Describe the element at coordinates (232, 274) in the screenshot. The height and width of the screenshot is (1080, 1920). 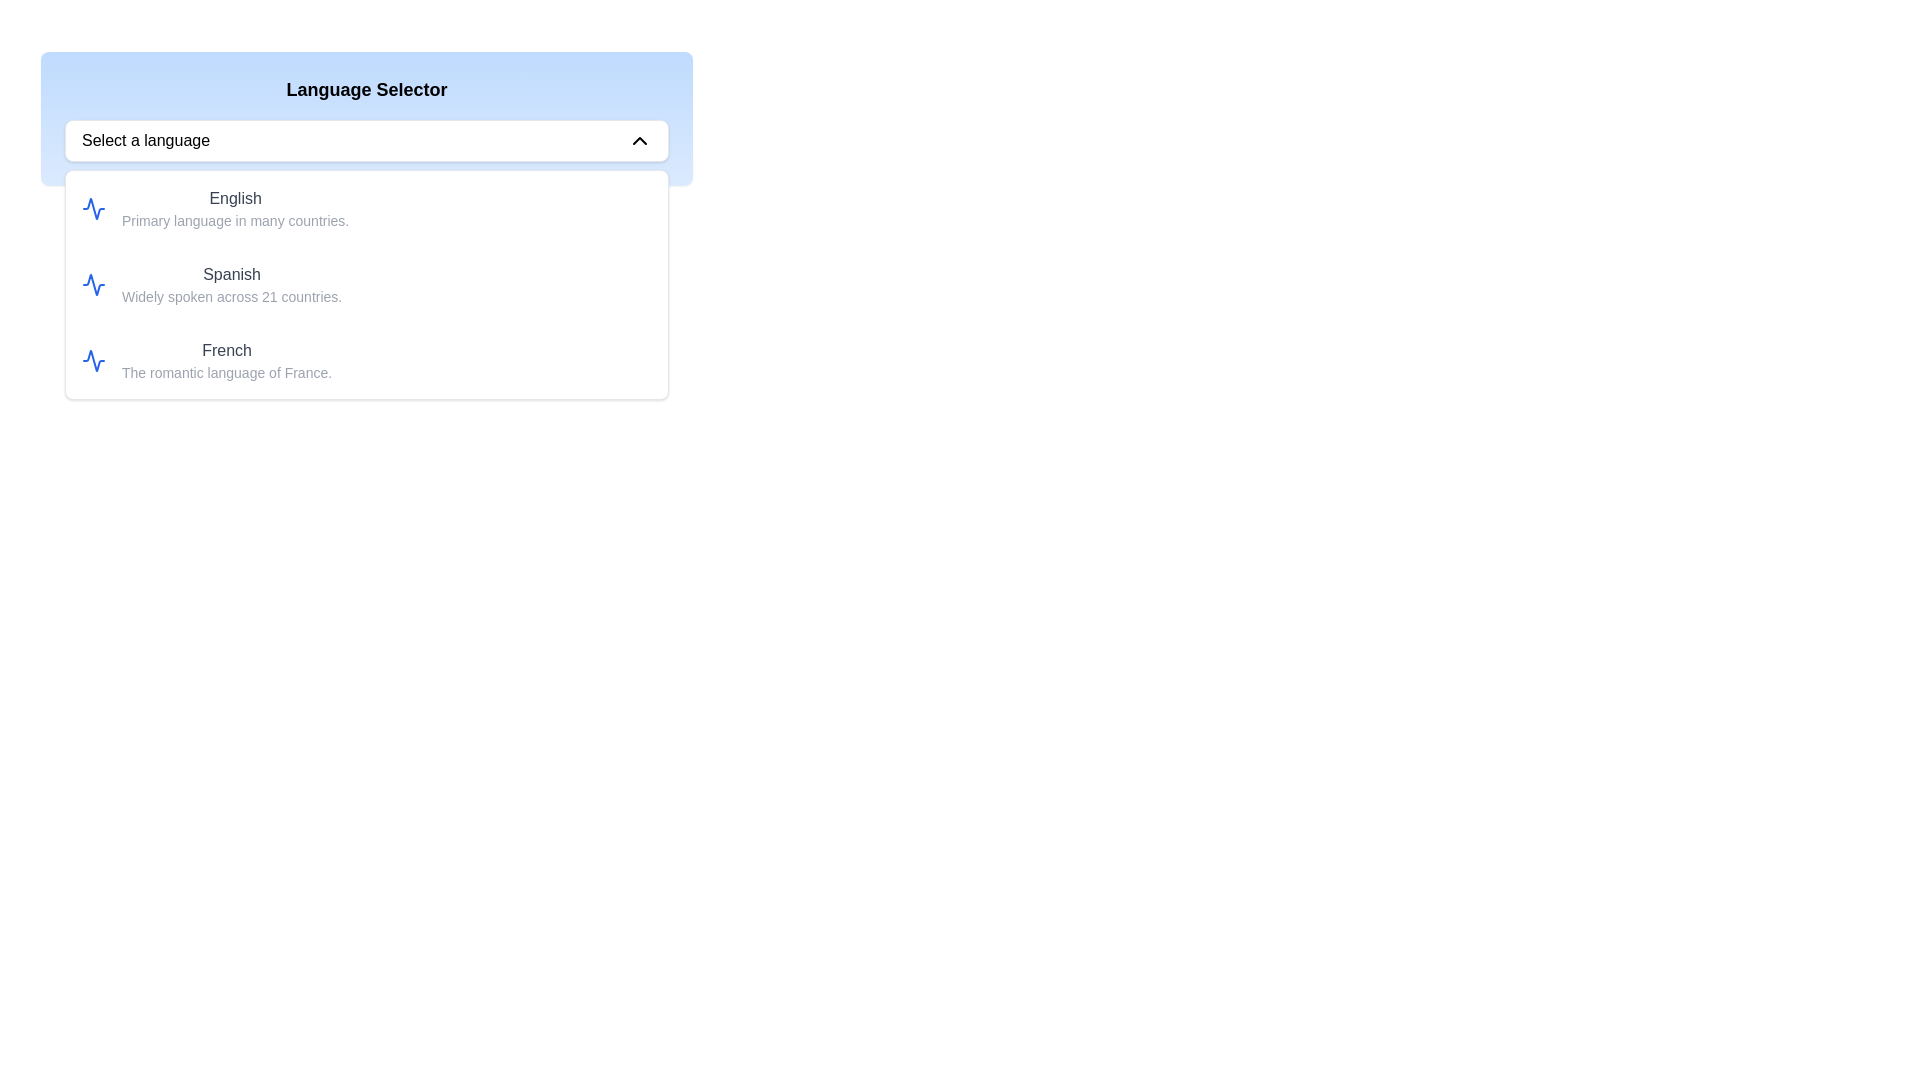
I see `the 'Spanish' text label that is centrally located in the language selector menu, positioned above the explanatory text 'Widely spoken across 21 countries.'` at that location.